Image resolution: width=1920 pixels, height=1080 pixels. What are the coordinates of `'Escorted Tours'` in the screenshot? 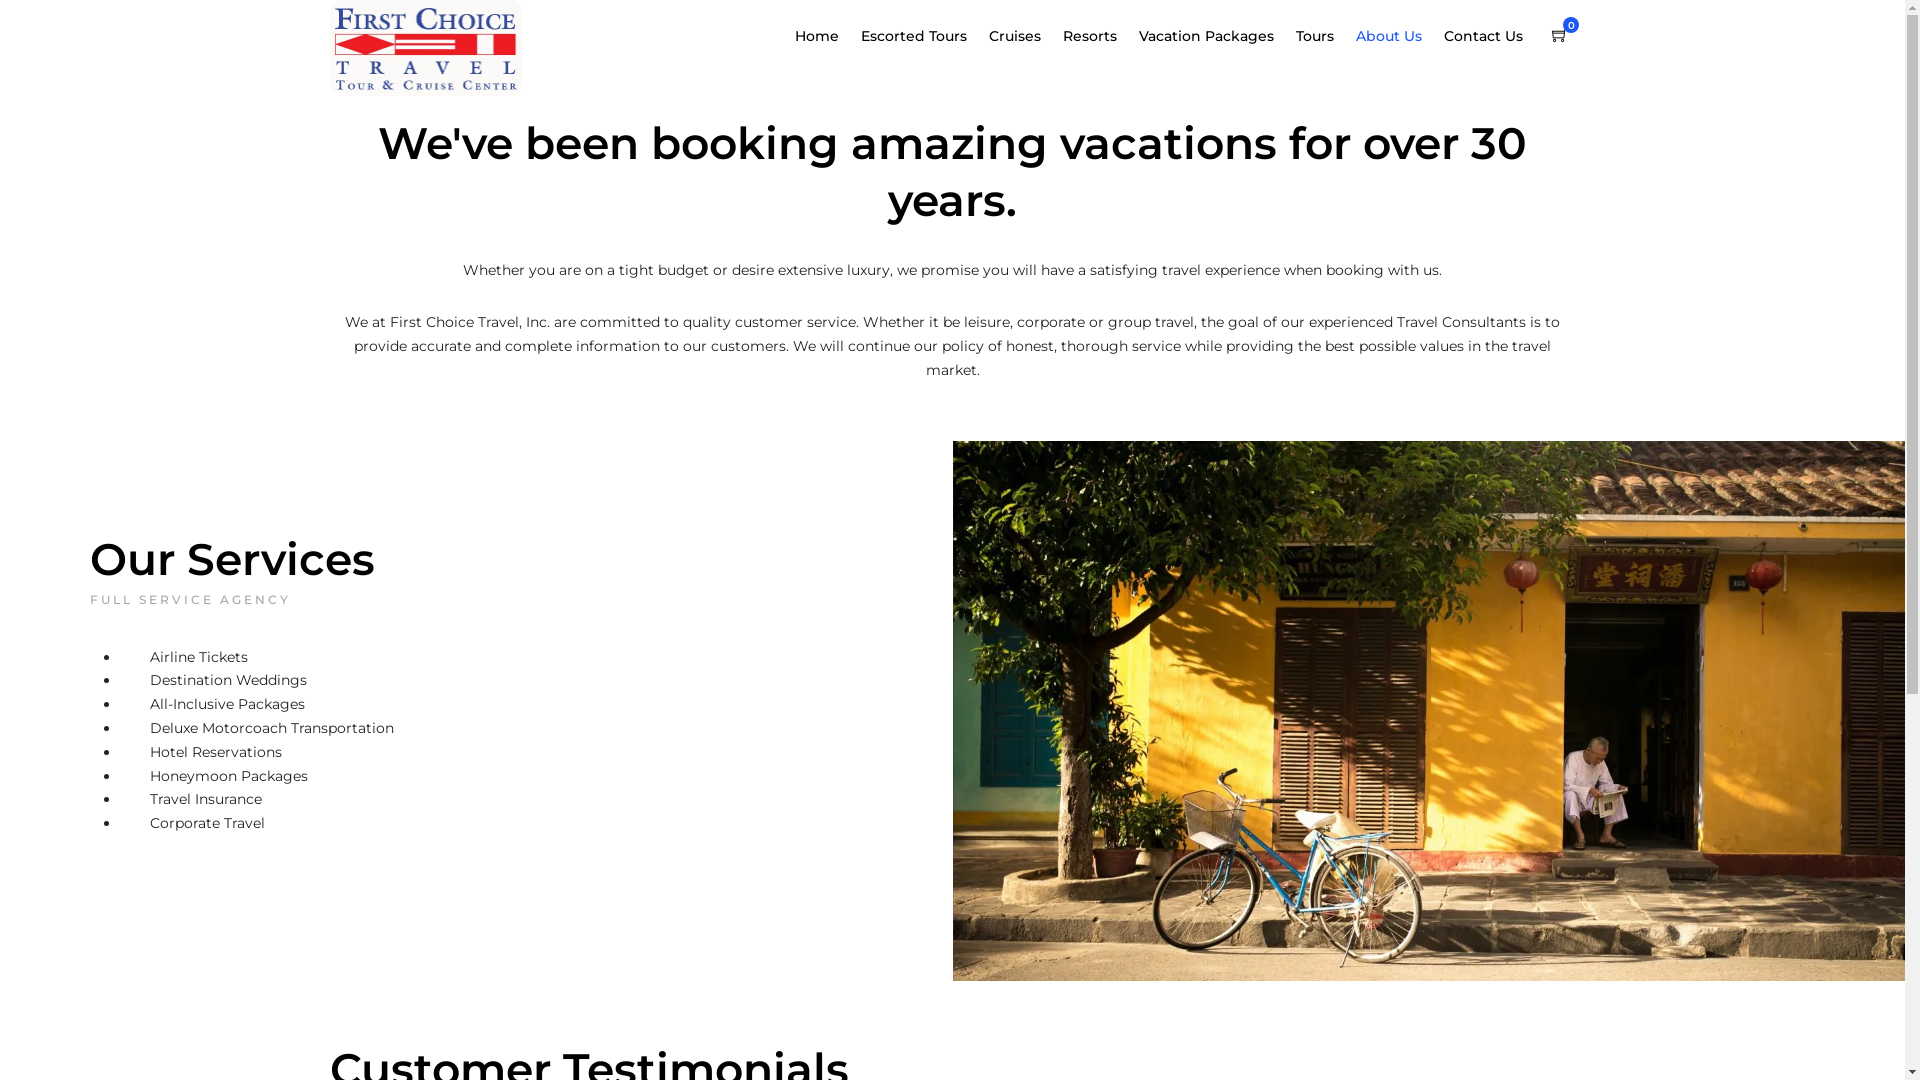 It's located at (921, 37).